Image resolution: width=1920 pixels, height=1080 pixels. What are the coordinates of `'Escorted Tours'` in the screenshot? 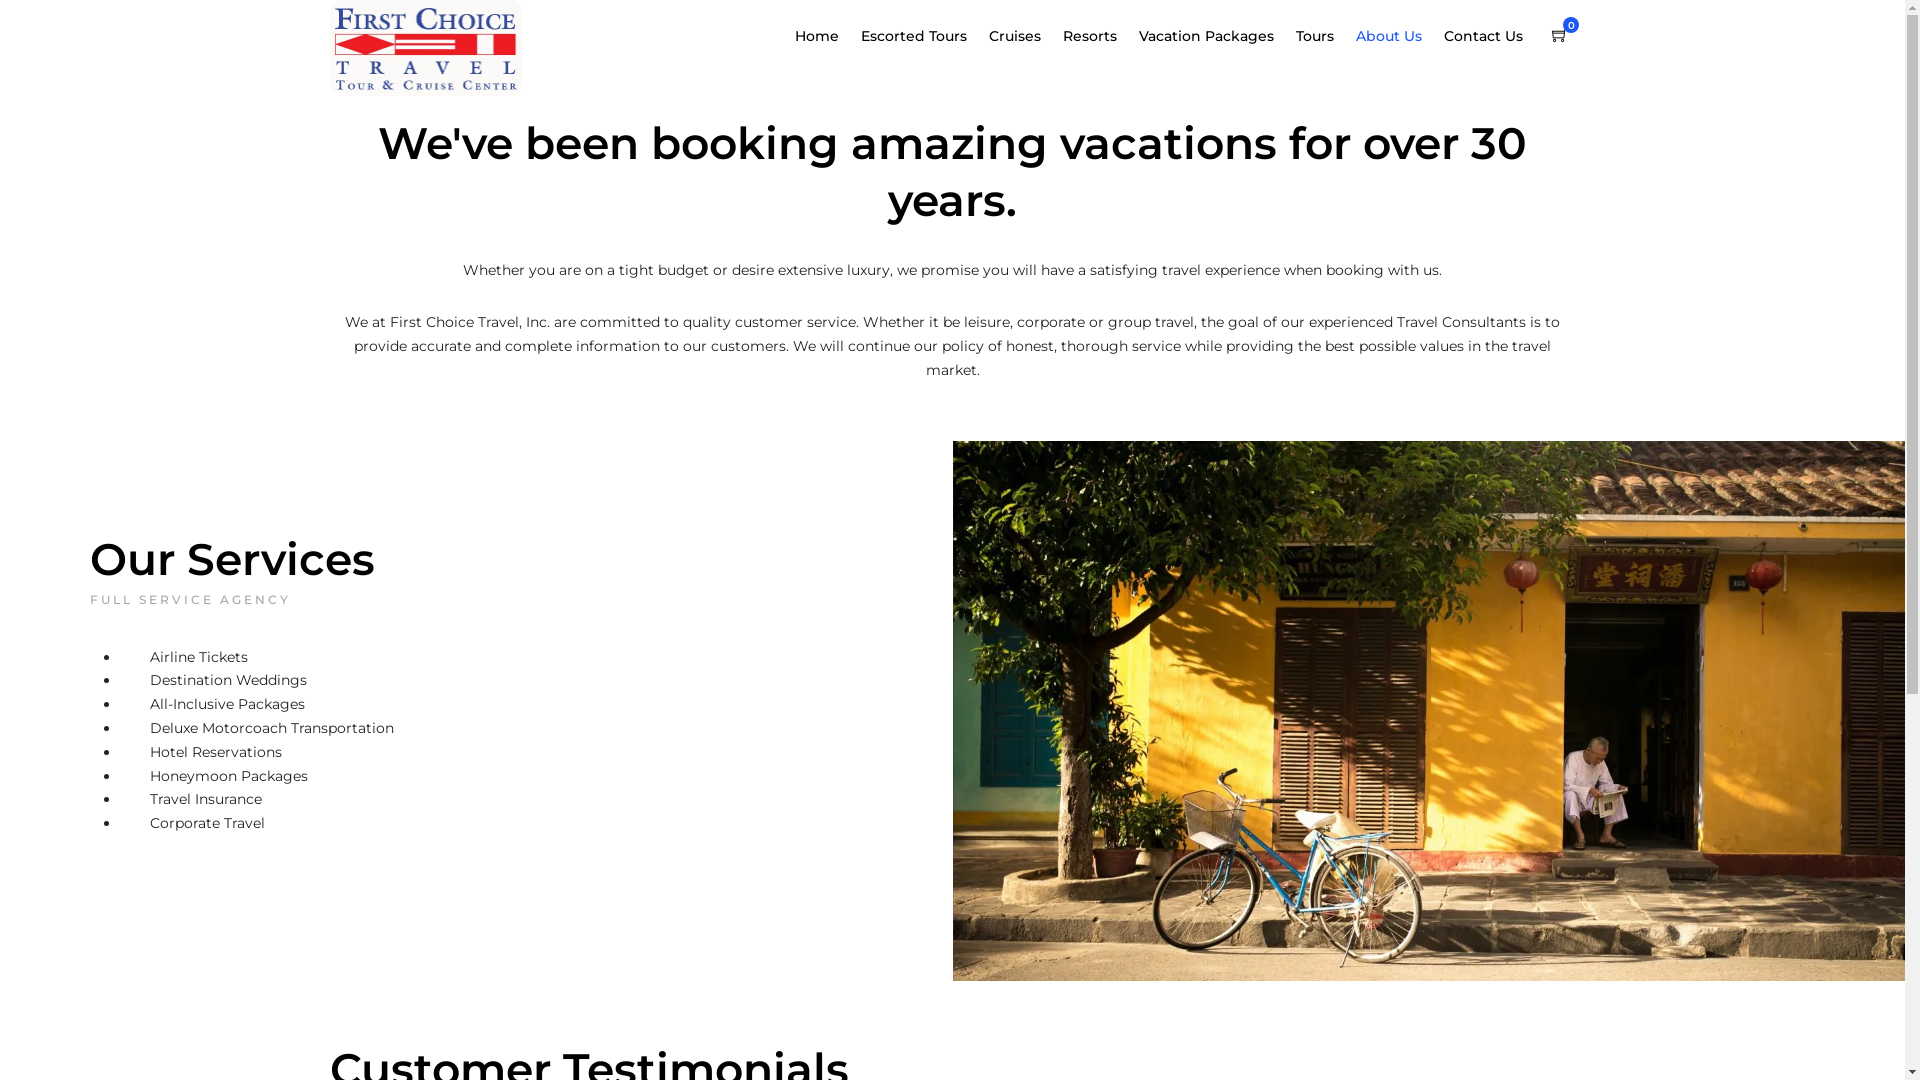 It's located at (921, 37).